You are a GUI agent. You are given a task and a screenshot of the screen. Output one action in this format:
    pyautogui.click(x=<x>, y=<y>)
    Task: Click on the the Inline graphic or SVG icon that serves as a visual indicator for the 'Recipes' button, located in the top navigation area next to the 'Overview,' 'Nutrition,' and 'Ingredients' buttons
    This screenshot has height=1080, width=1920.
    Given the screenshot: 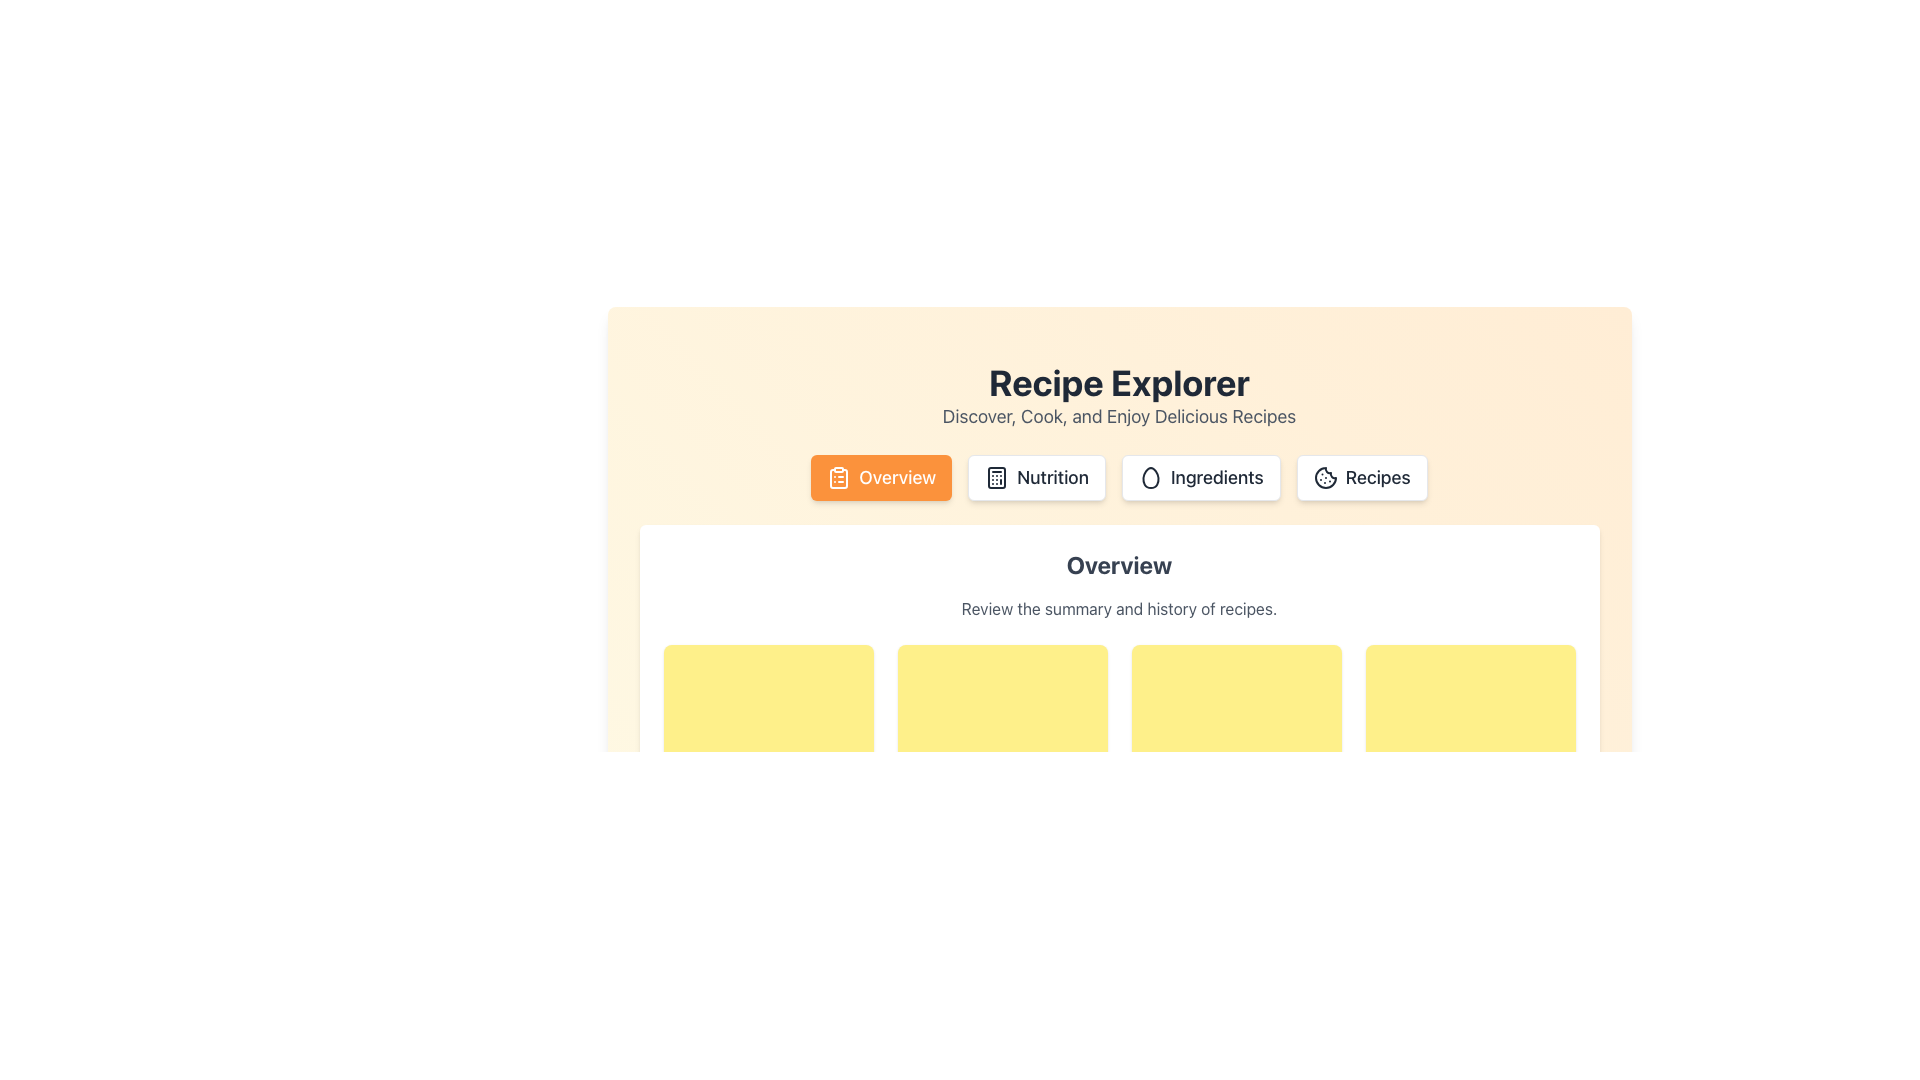 What is the action you would take?
    pyautogui.click(x=1325, y=478)
    